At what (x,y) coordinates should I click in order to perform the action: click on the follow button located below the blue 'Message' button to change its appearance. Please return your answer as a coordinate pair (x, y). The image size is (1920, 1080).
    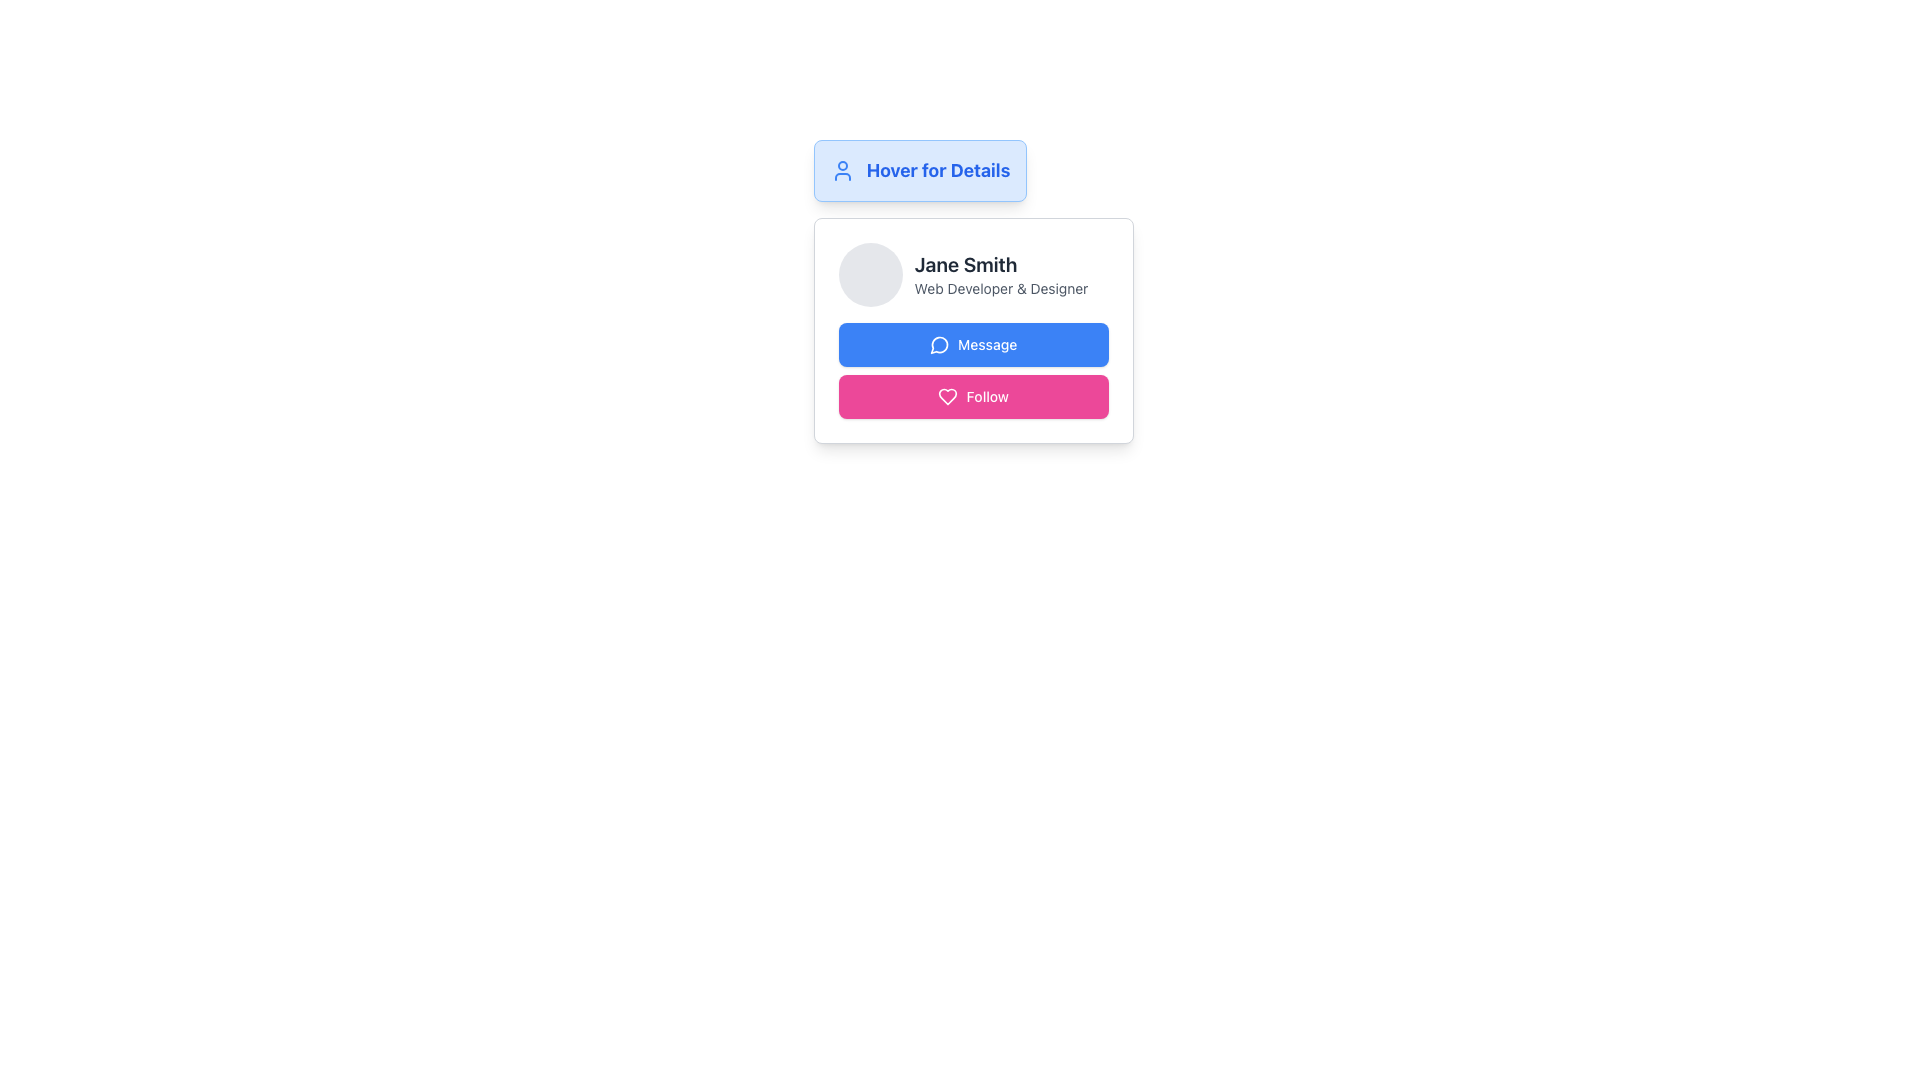
    Looking at the image, I should click on (973, 397).